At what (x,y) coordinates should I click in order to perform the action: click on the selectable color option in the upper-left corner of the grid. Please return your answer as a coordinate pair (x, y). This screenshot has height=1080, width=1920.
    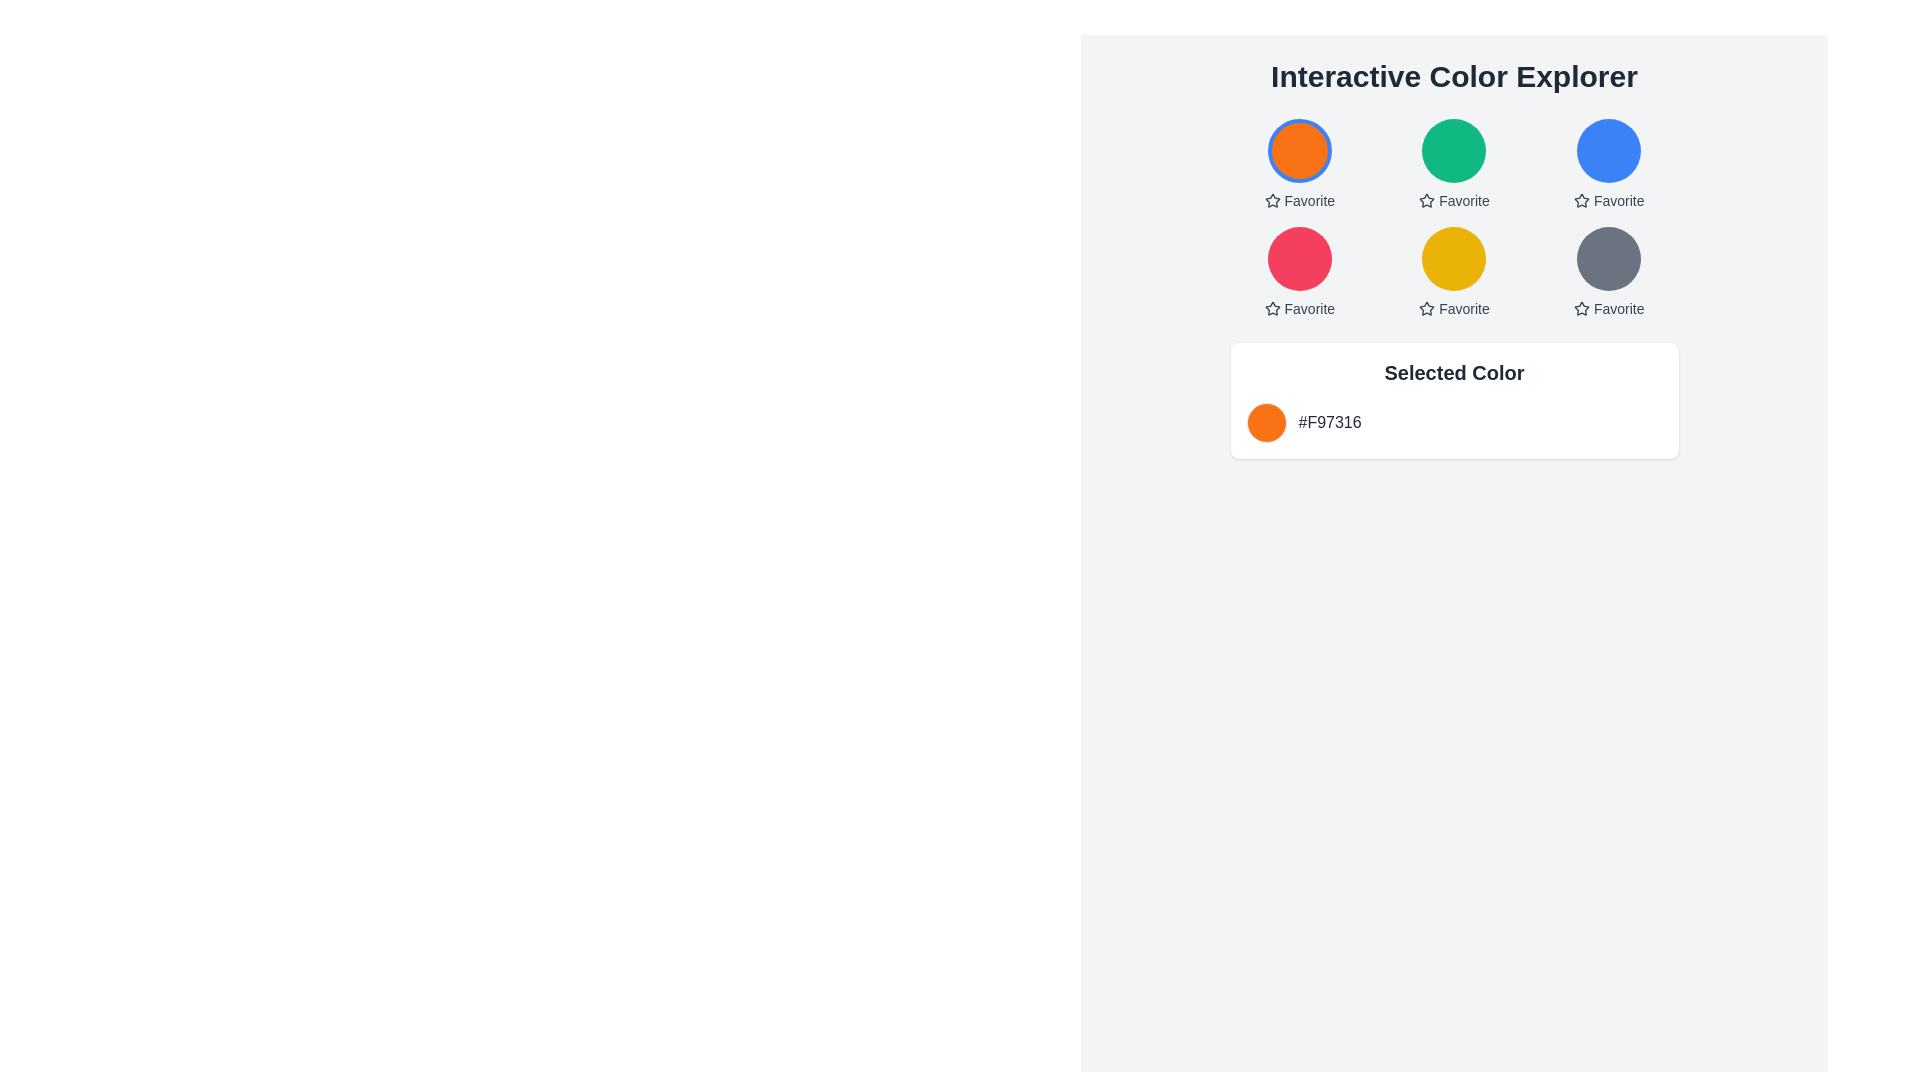
    Looking at the image, I should click on (1299, 164).